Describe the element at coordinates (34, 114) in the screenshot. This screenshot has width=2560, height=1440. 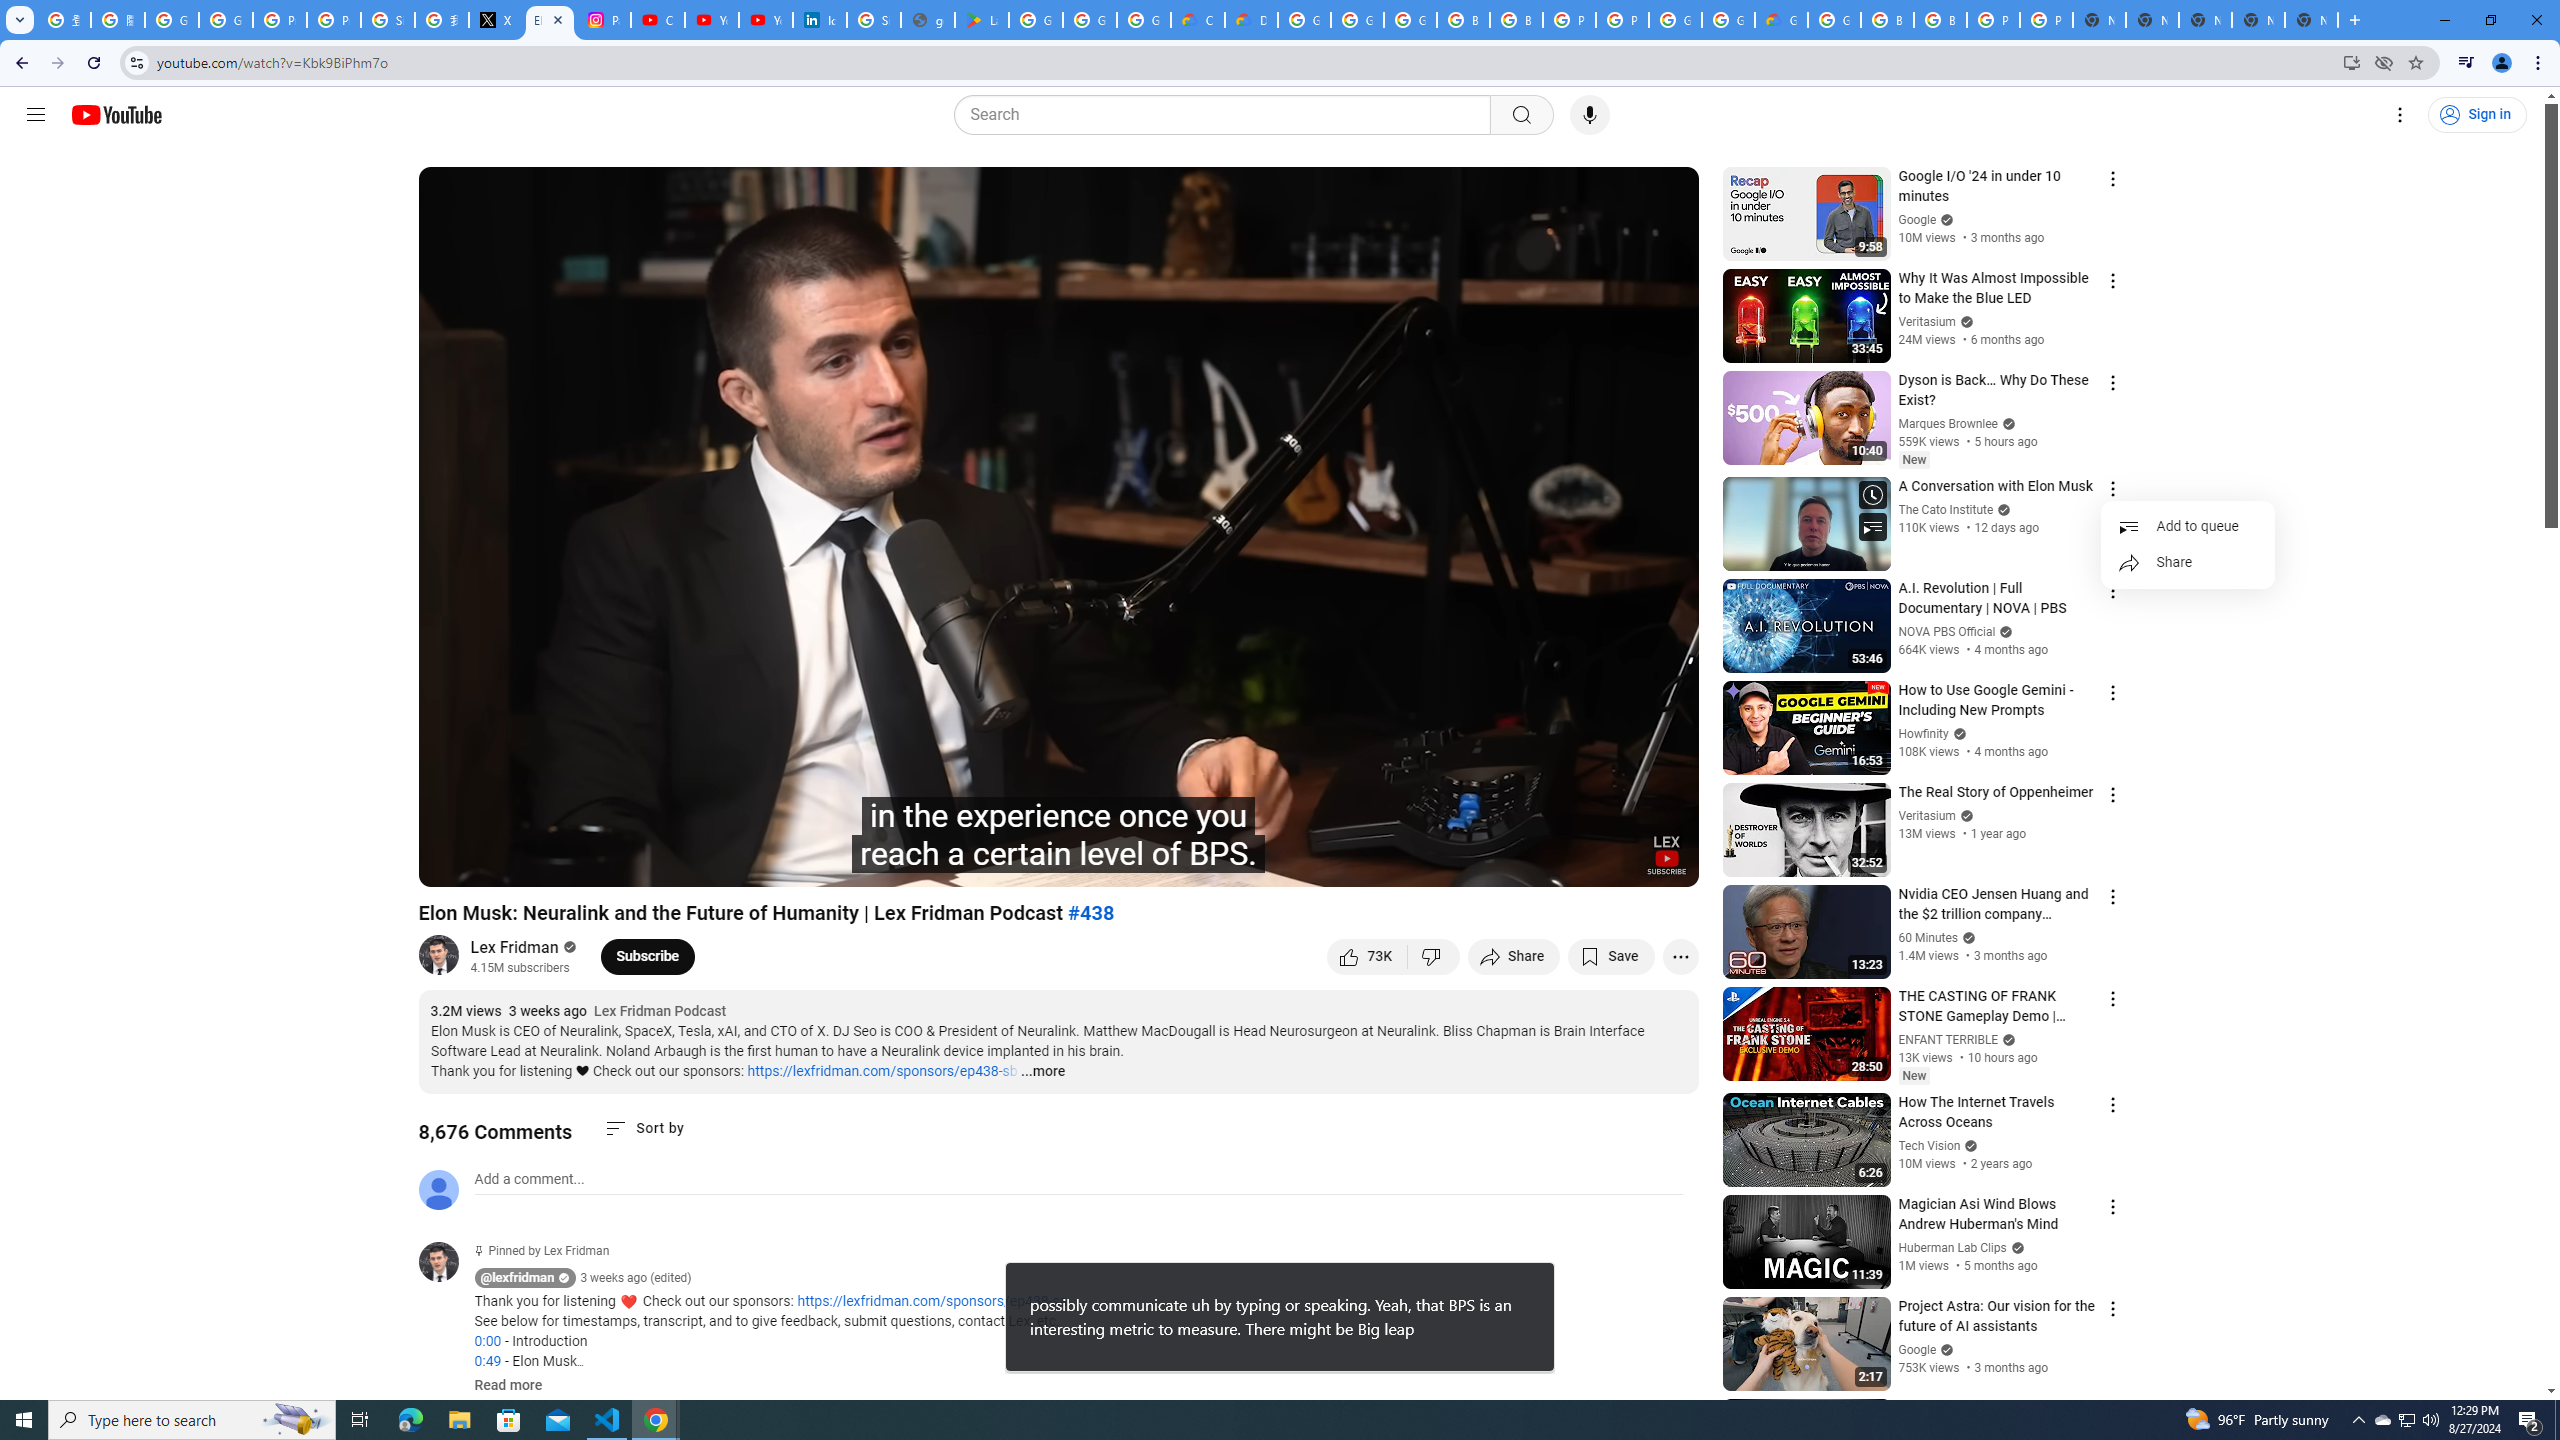
I see `'Guide'` at that location.